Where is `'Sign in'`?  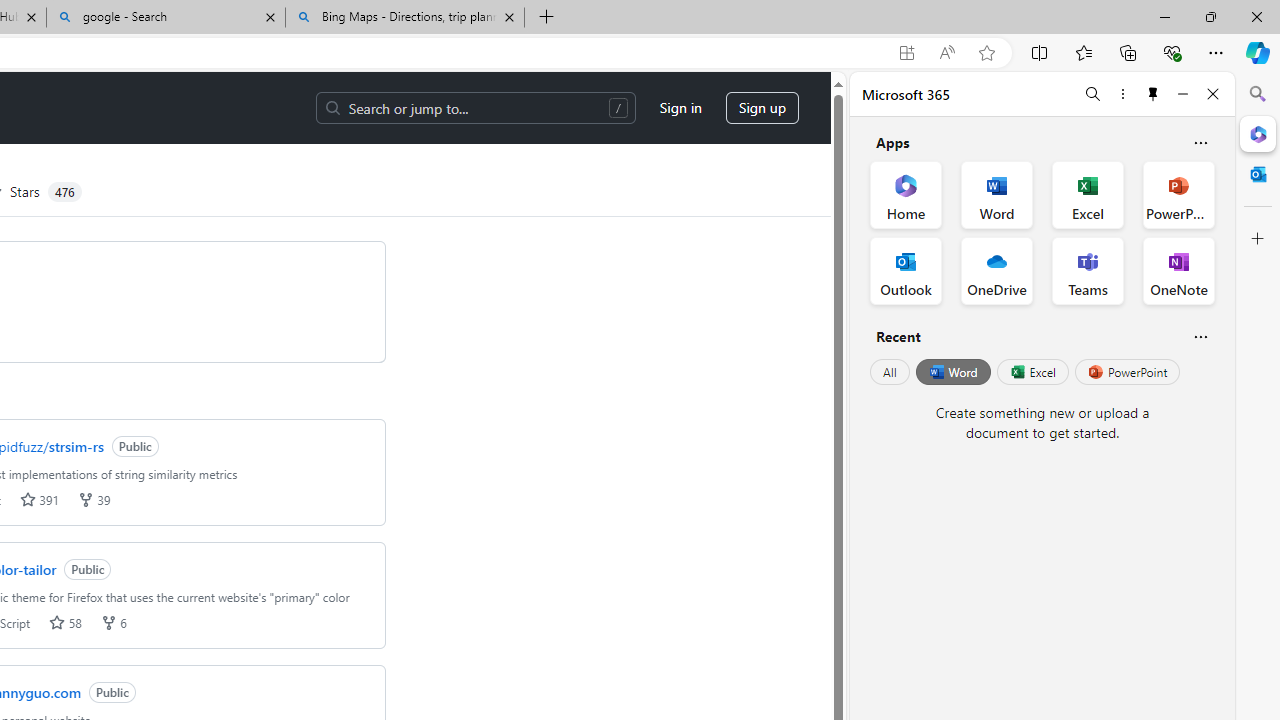
'Sign in' is located at coordinates (680, 108).